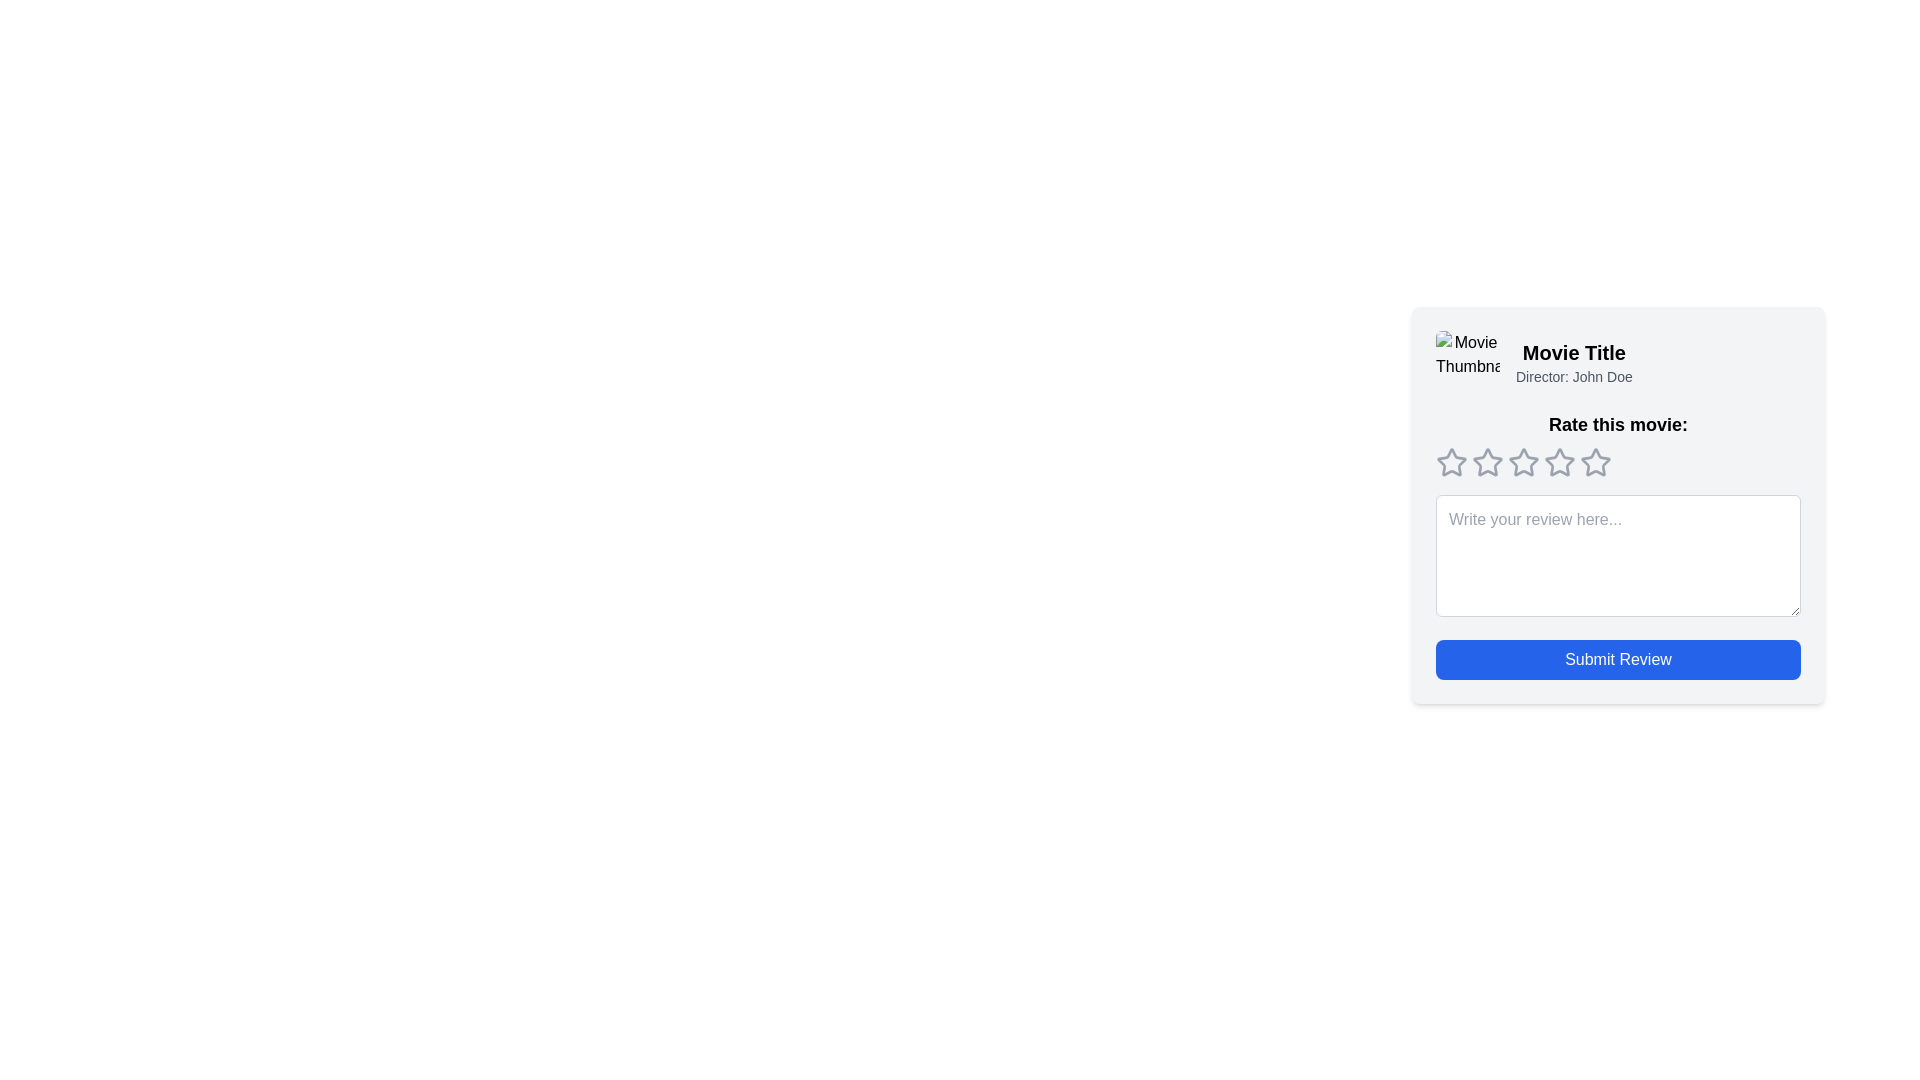  What do you see at coordinates (1595, 462) in the screenshot?
I see `the fifth star icon in the rating system, which is a gray outlined star indicating an unselected state` at bounding box center [1595, 462].